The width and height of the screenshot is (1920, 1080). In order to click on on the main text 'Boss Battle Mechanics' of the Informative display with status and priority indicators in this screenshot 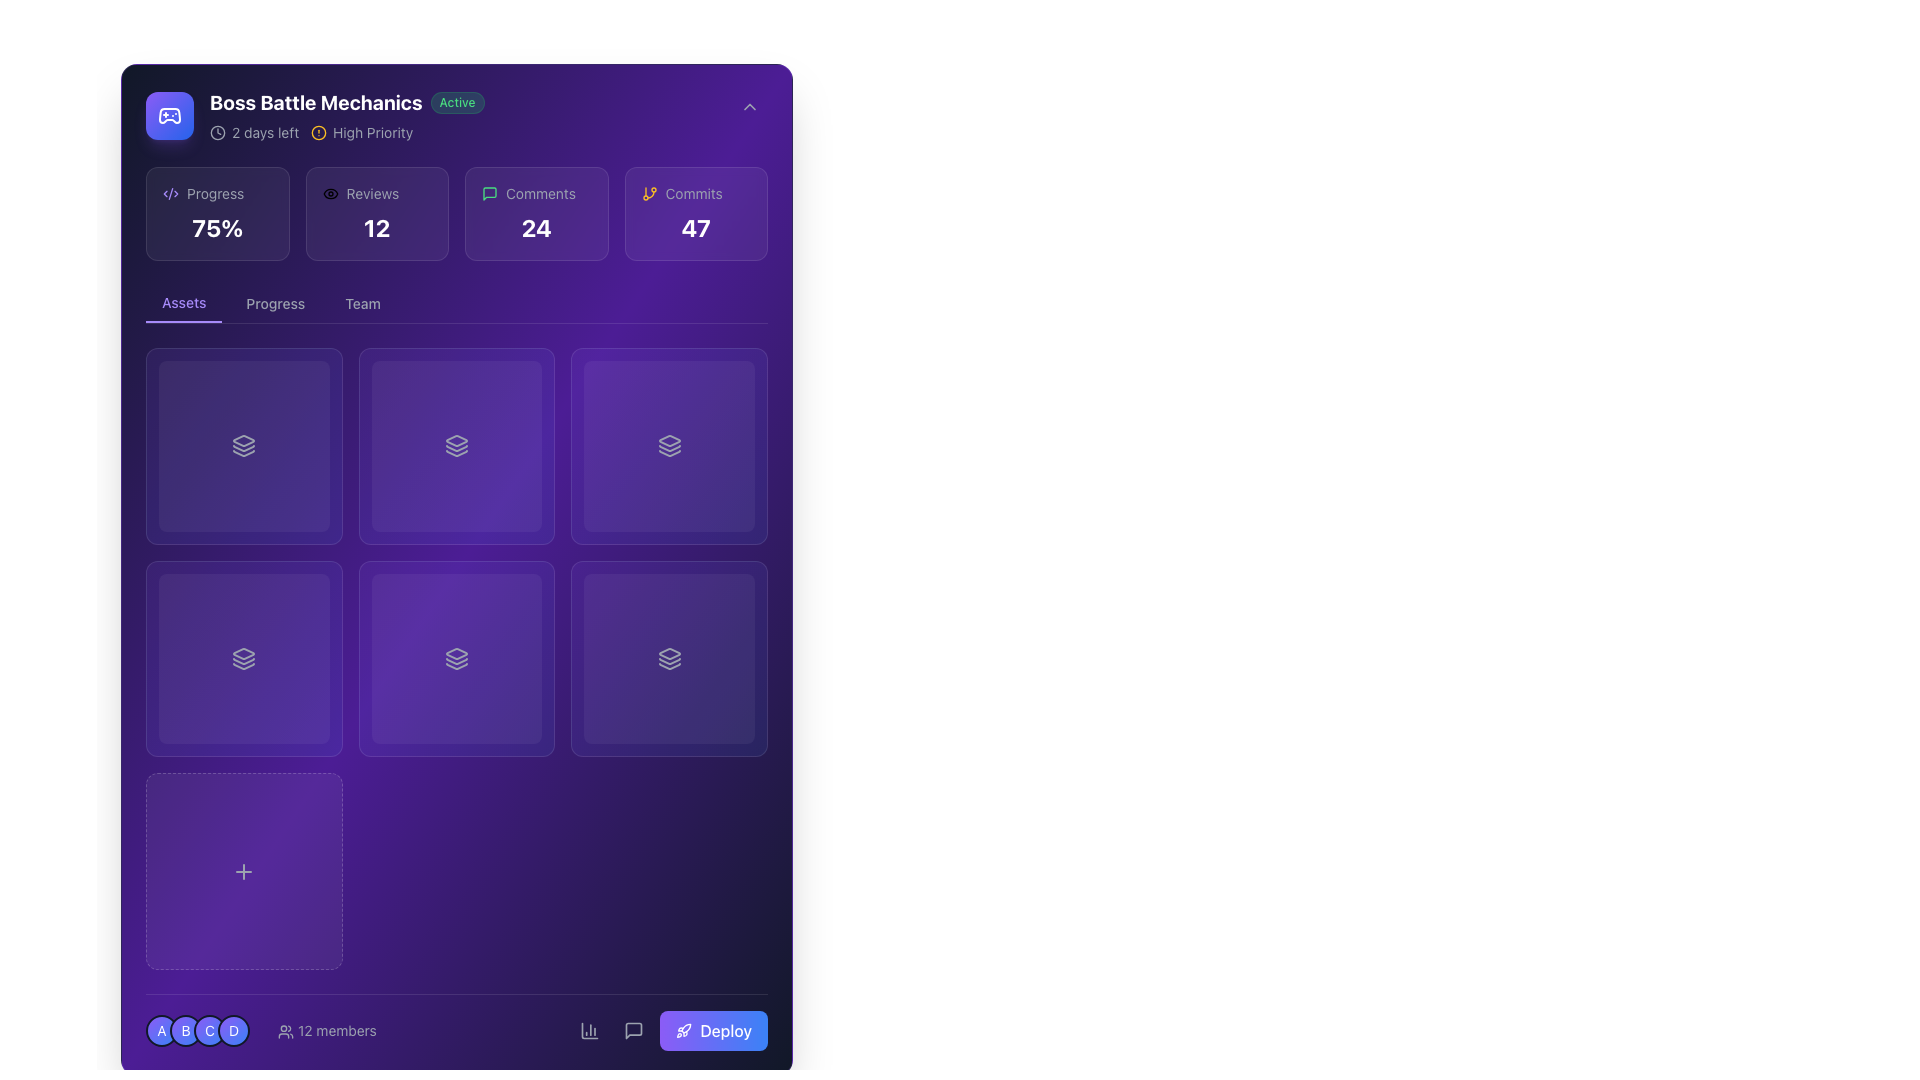, I will do `click(347, 115)`.